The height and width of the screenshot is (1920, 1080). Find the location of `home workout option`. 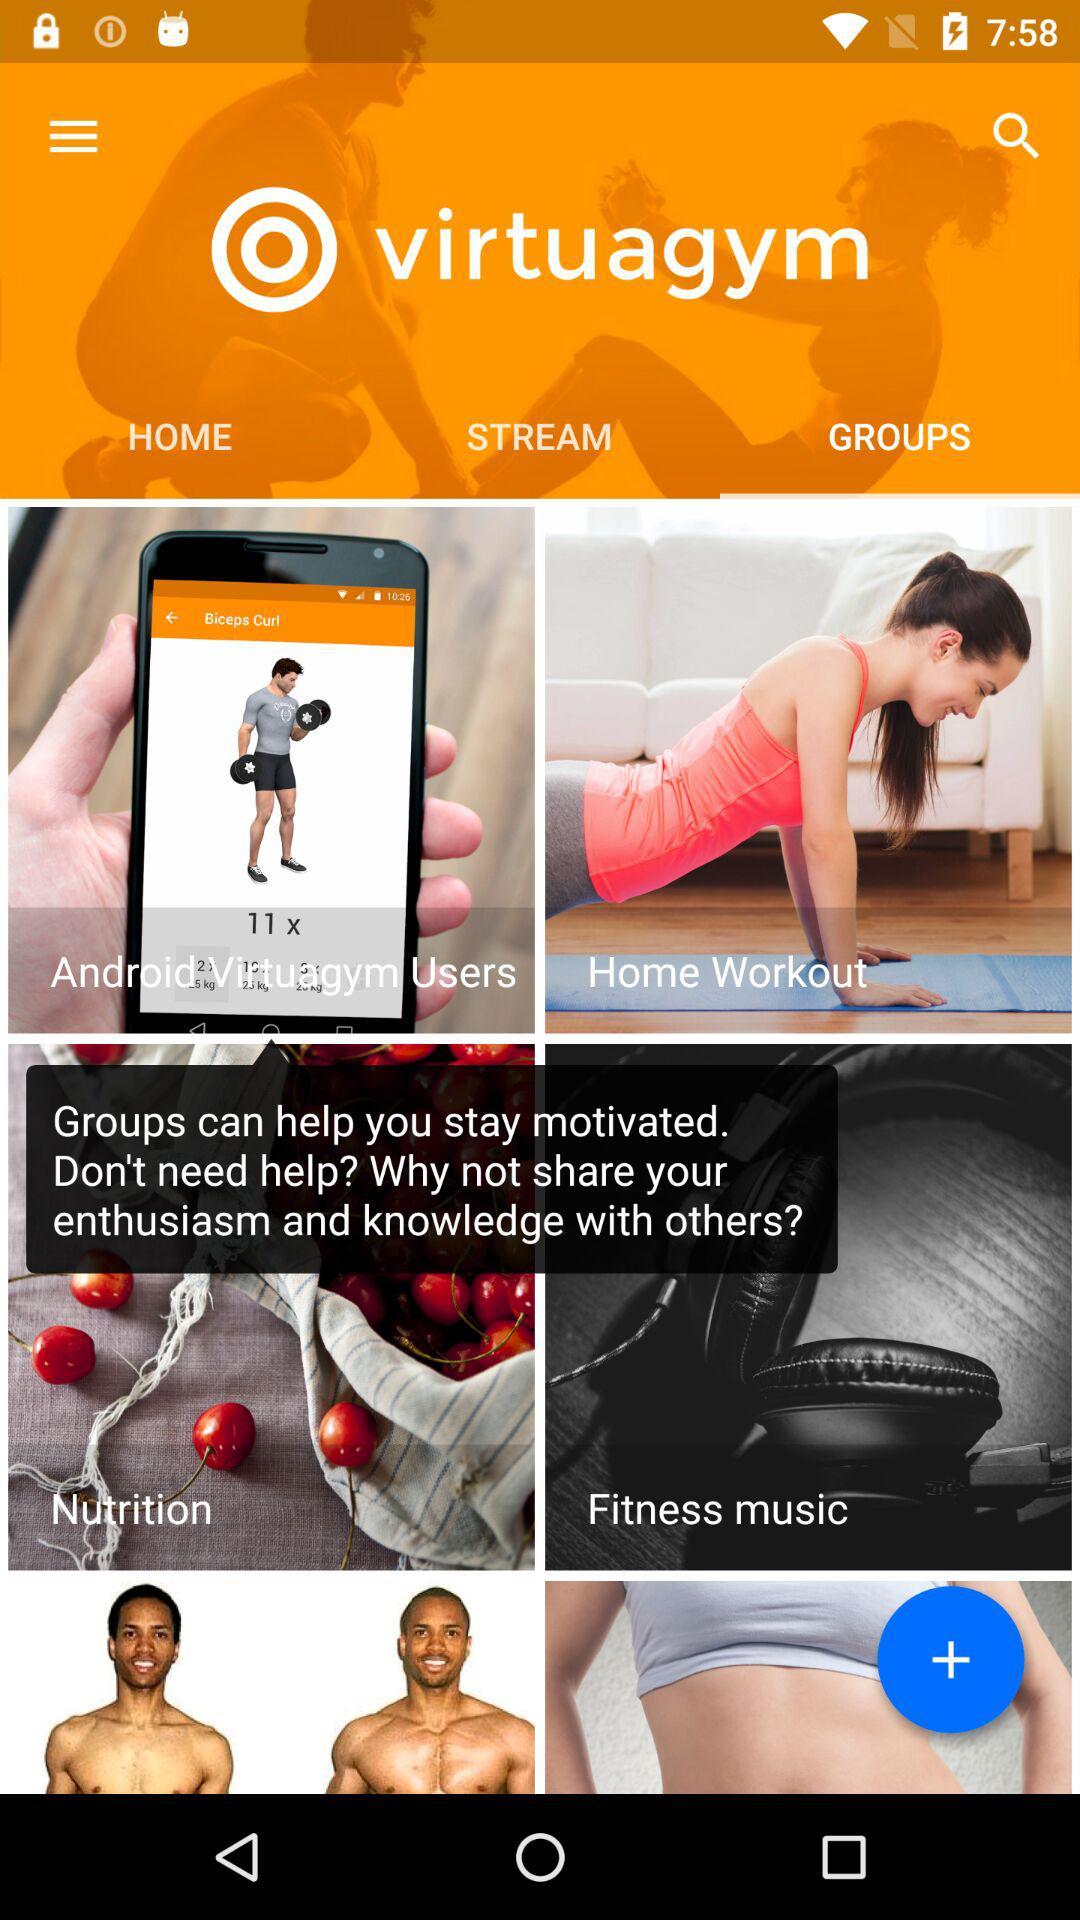

home workout option is located at coordinates (807, 769).